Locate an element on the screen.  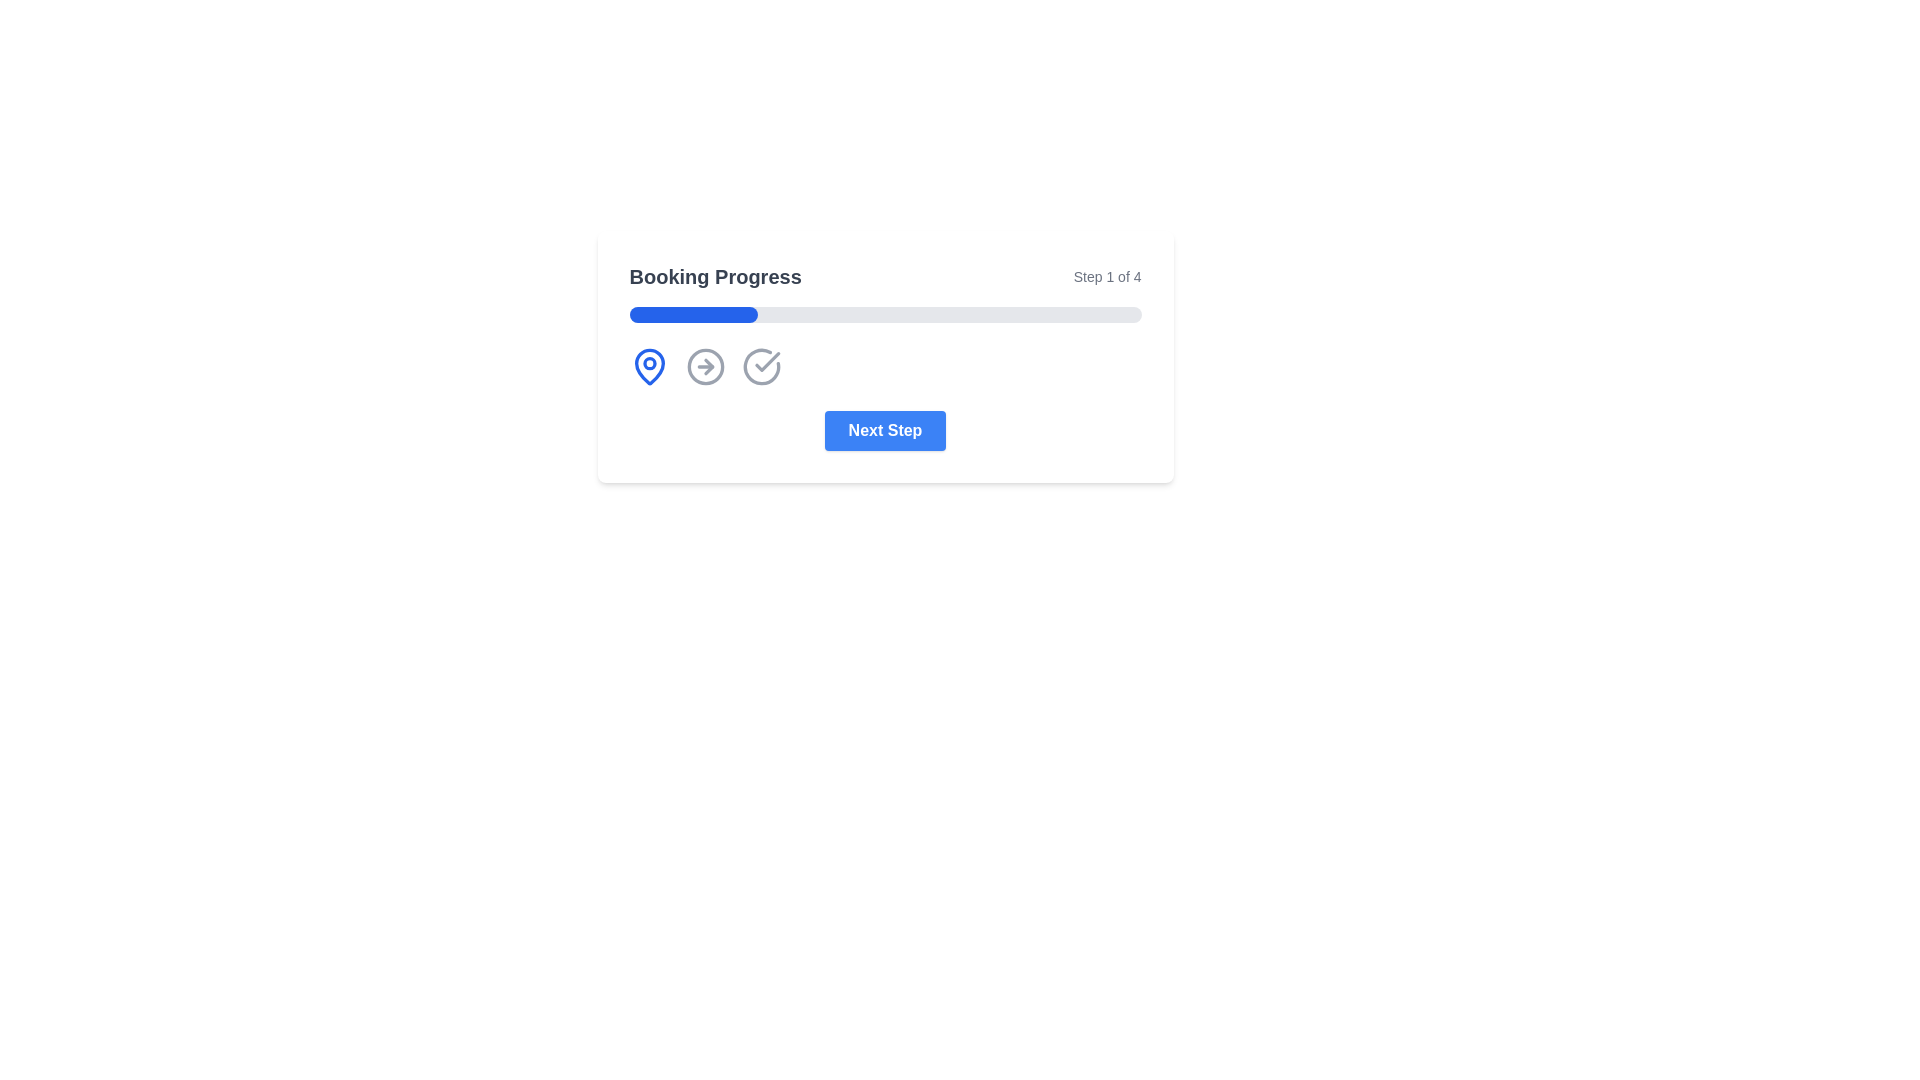
the decorative circular part of the SVG map pin icon, which is distinguished by its red fill and positioned at the top-left corner among a horizontal sequence of icons below the 'Booking Progress' header is located at coordinates (649, 363).